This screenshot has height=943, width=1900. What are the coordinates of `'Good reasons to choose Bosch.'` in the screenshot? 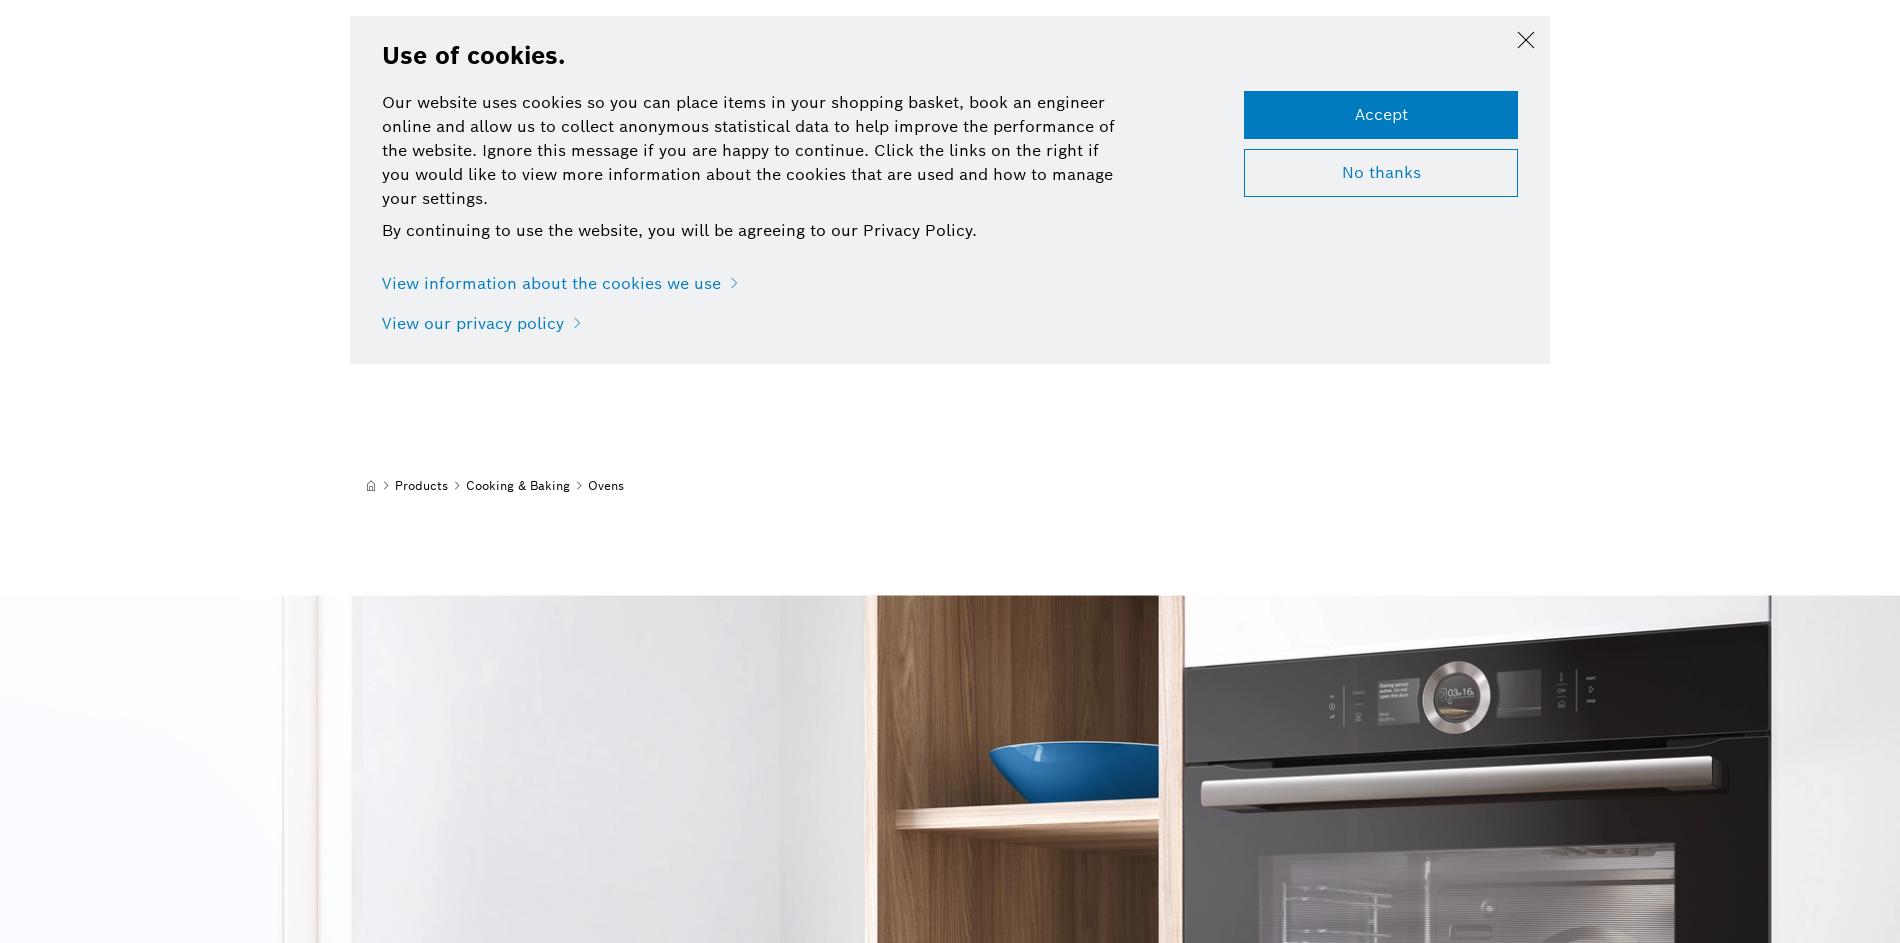 It's located at (348, 265).